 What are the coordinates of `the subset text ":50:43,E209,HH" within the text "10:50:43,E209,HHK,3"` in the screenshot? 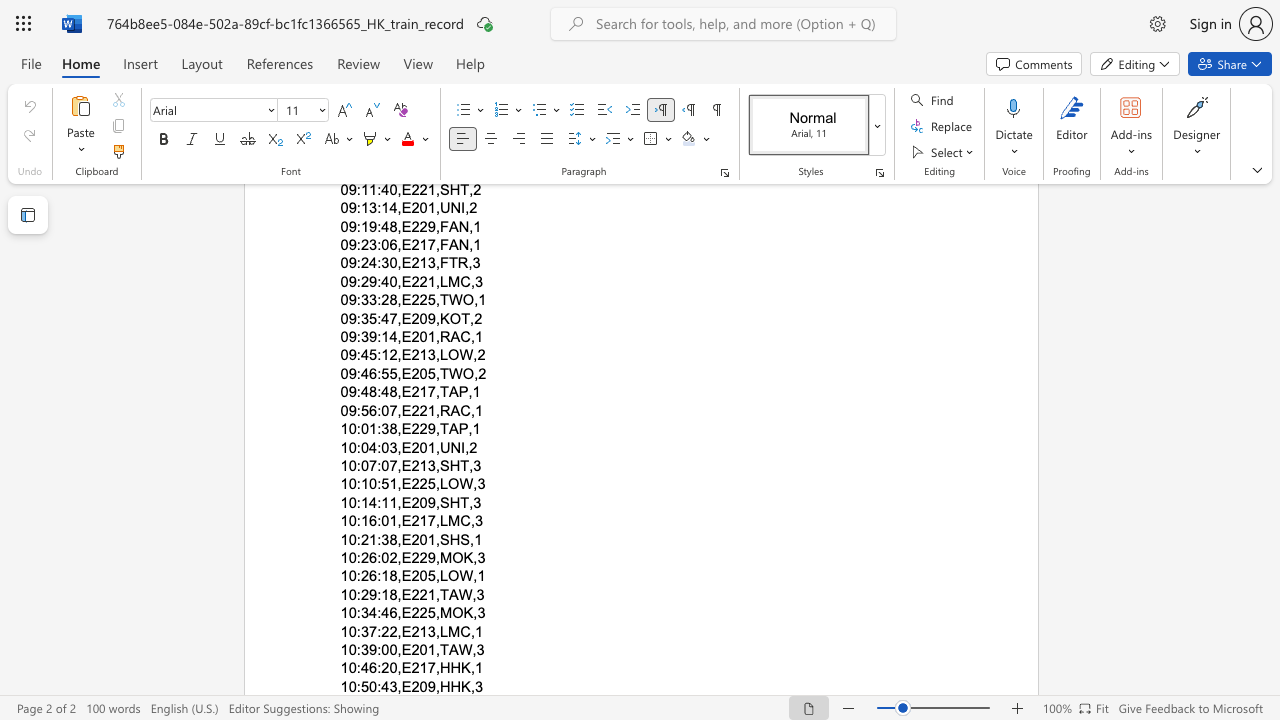 It's located at (356, 685).